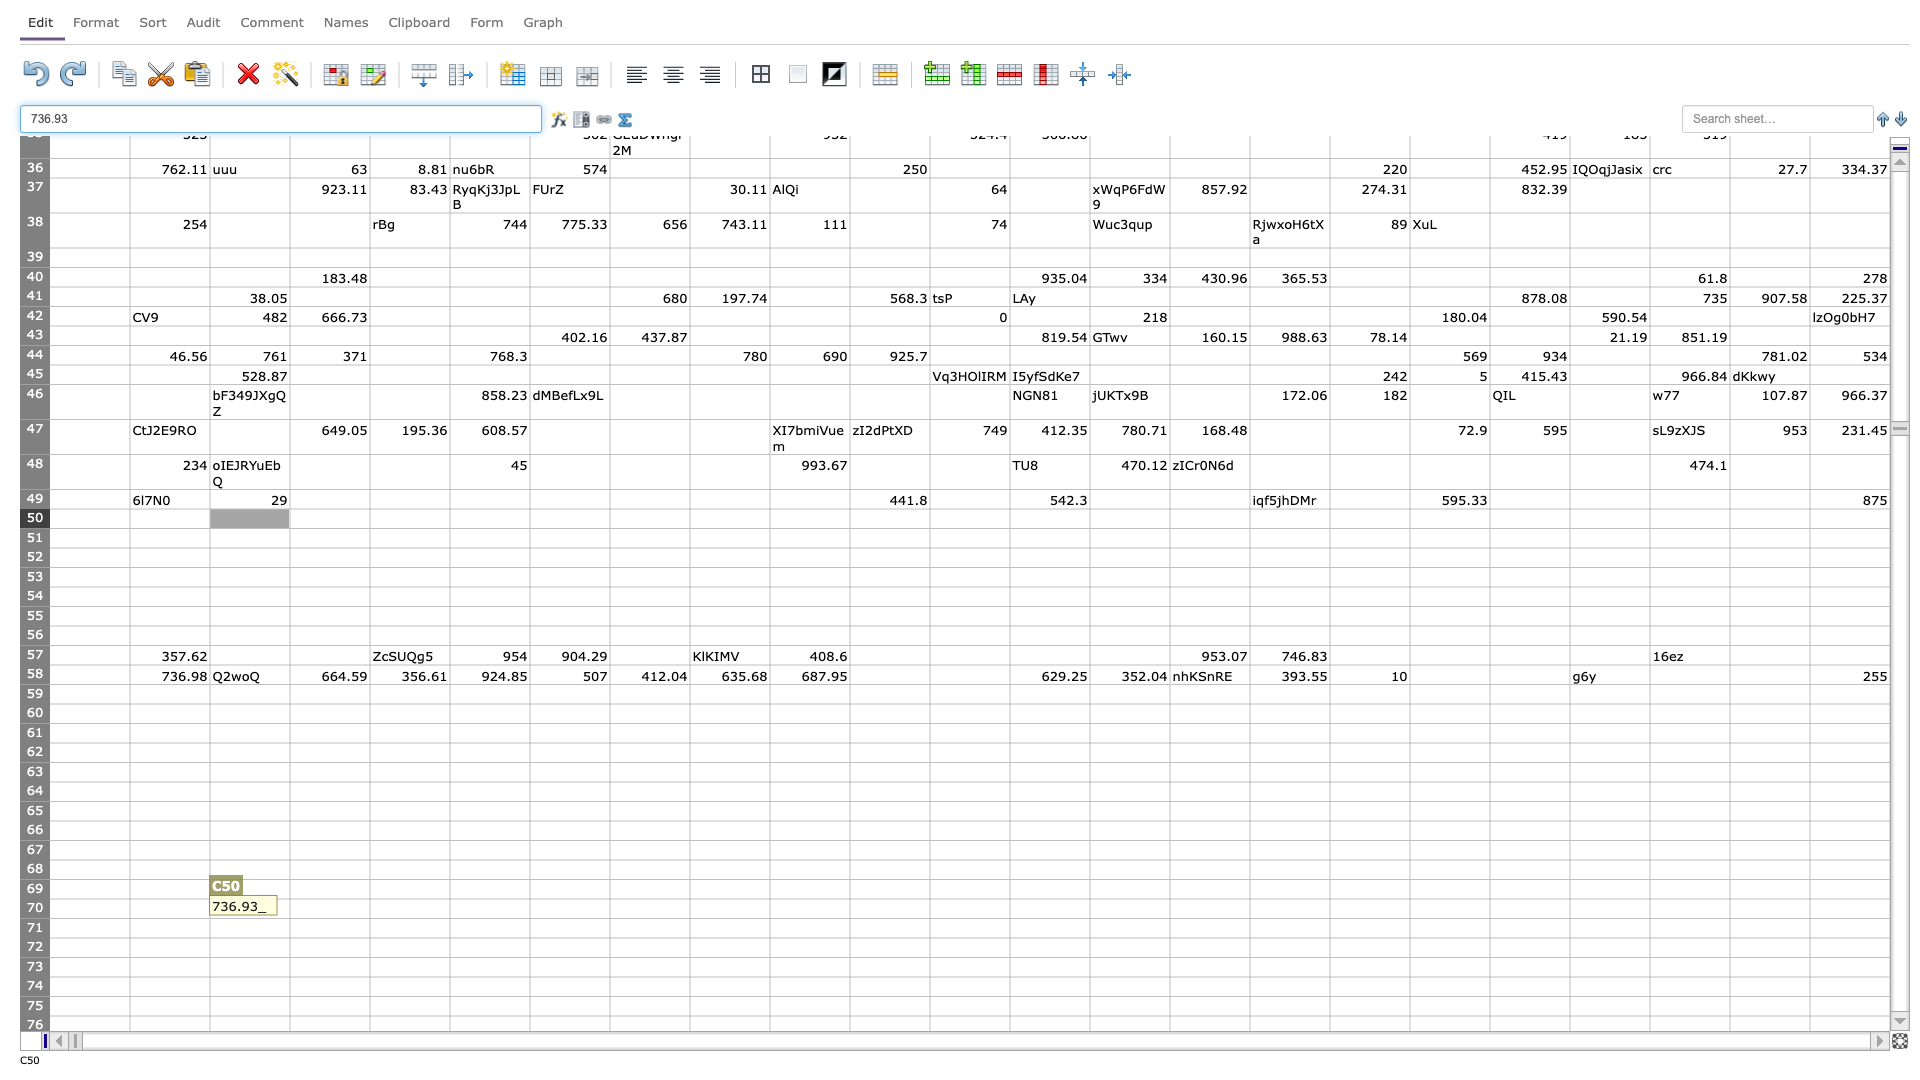 The height and width of the screenshot is (1080, 1920). Describe the element at coordinates (369, 918) in the screenshot. I see `Fill handle point of D-70` at that location.